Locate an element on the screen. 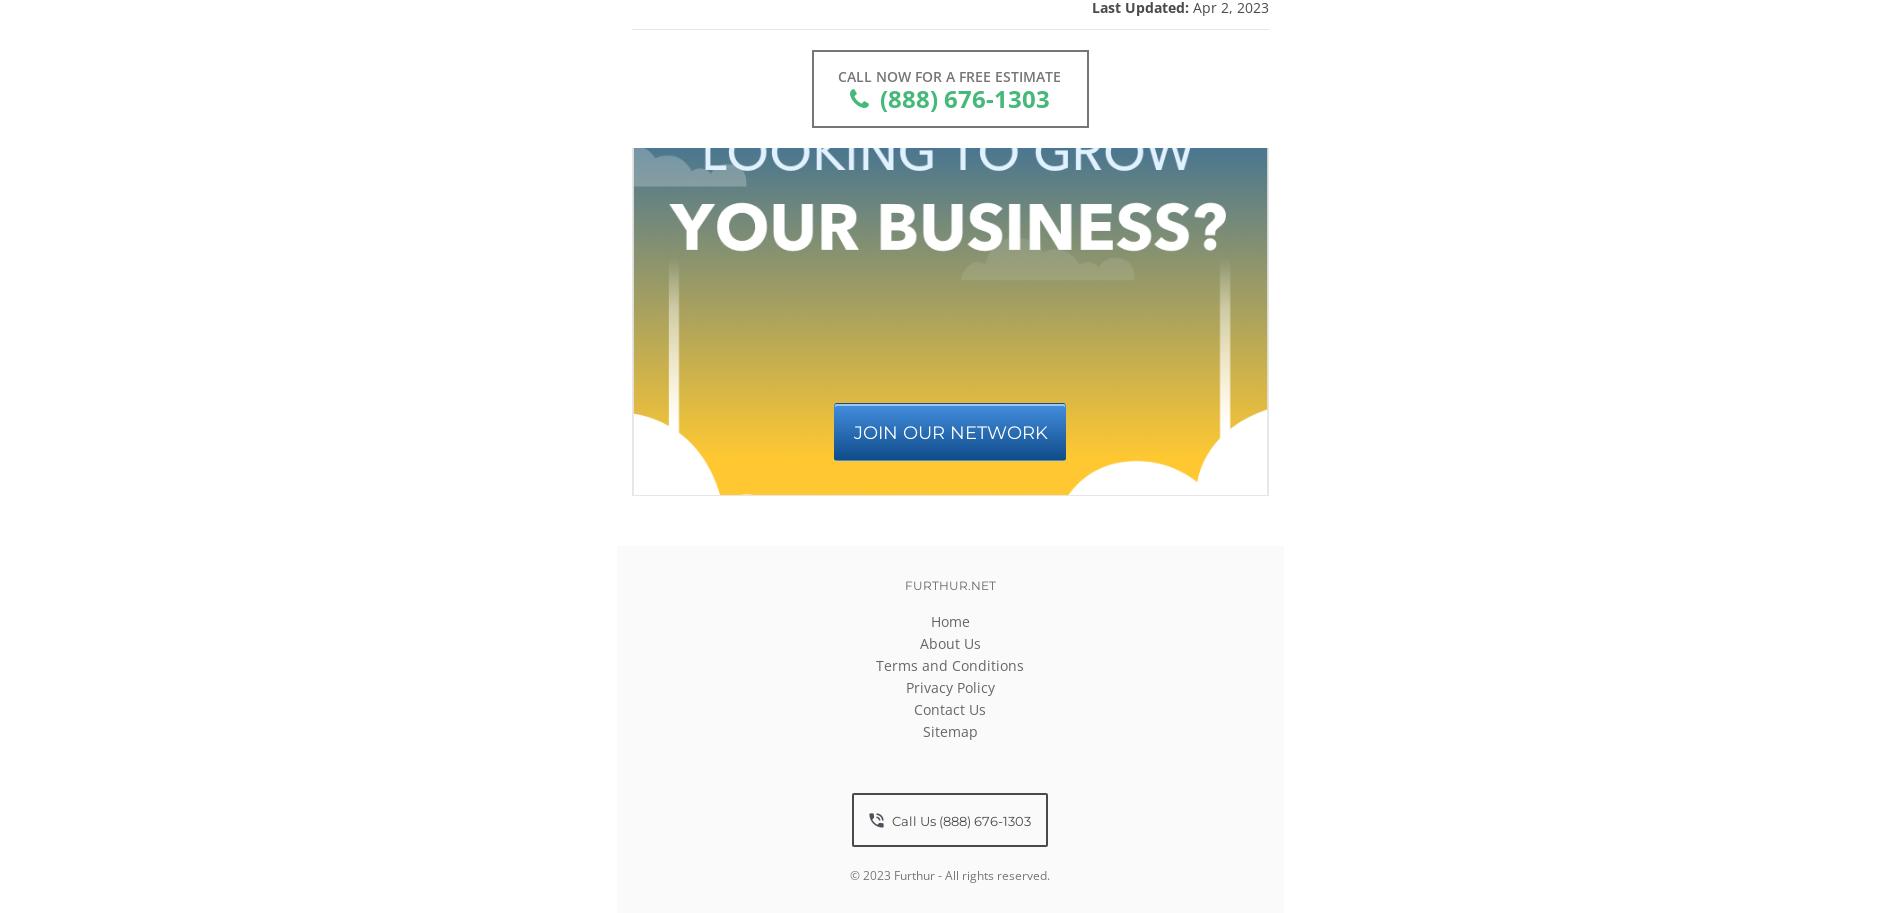 Image resolution: width=1900 pixels, height=913 pixels. 'Terms and Conditions' is located at coordinates (950, 665).